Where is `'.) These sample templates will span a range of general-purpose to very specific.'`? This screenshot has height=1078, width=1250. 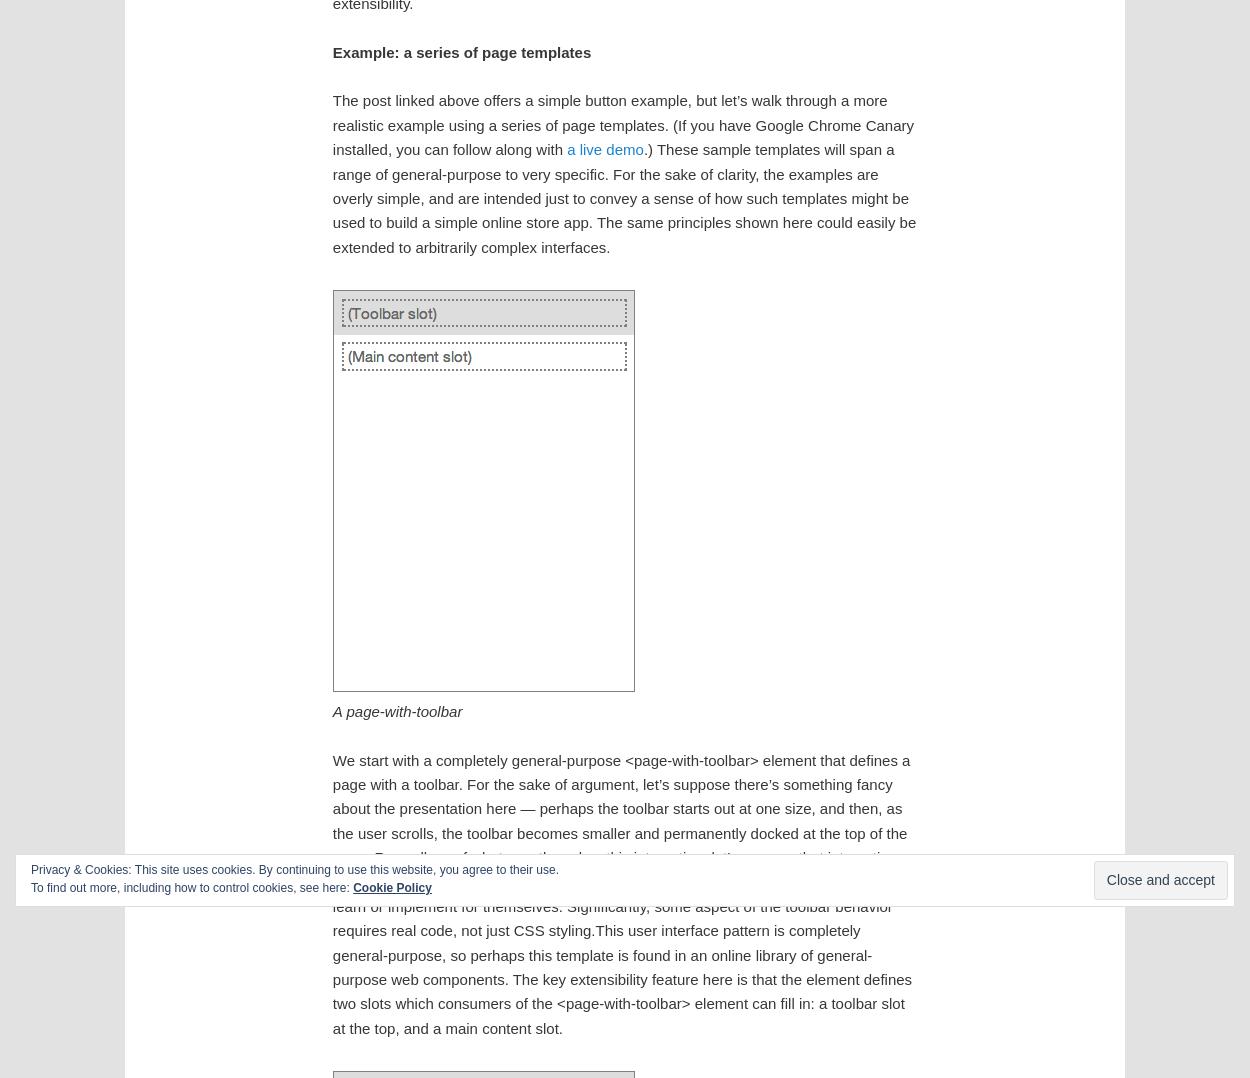
'.) These sample templates will span a range of general-purpose to very specific.' is located at coordinates (612, 160).